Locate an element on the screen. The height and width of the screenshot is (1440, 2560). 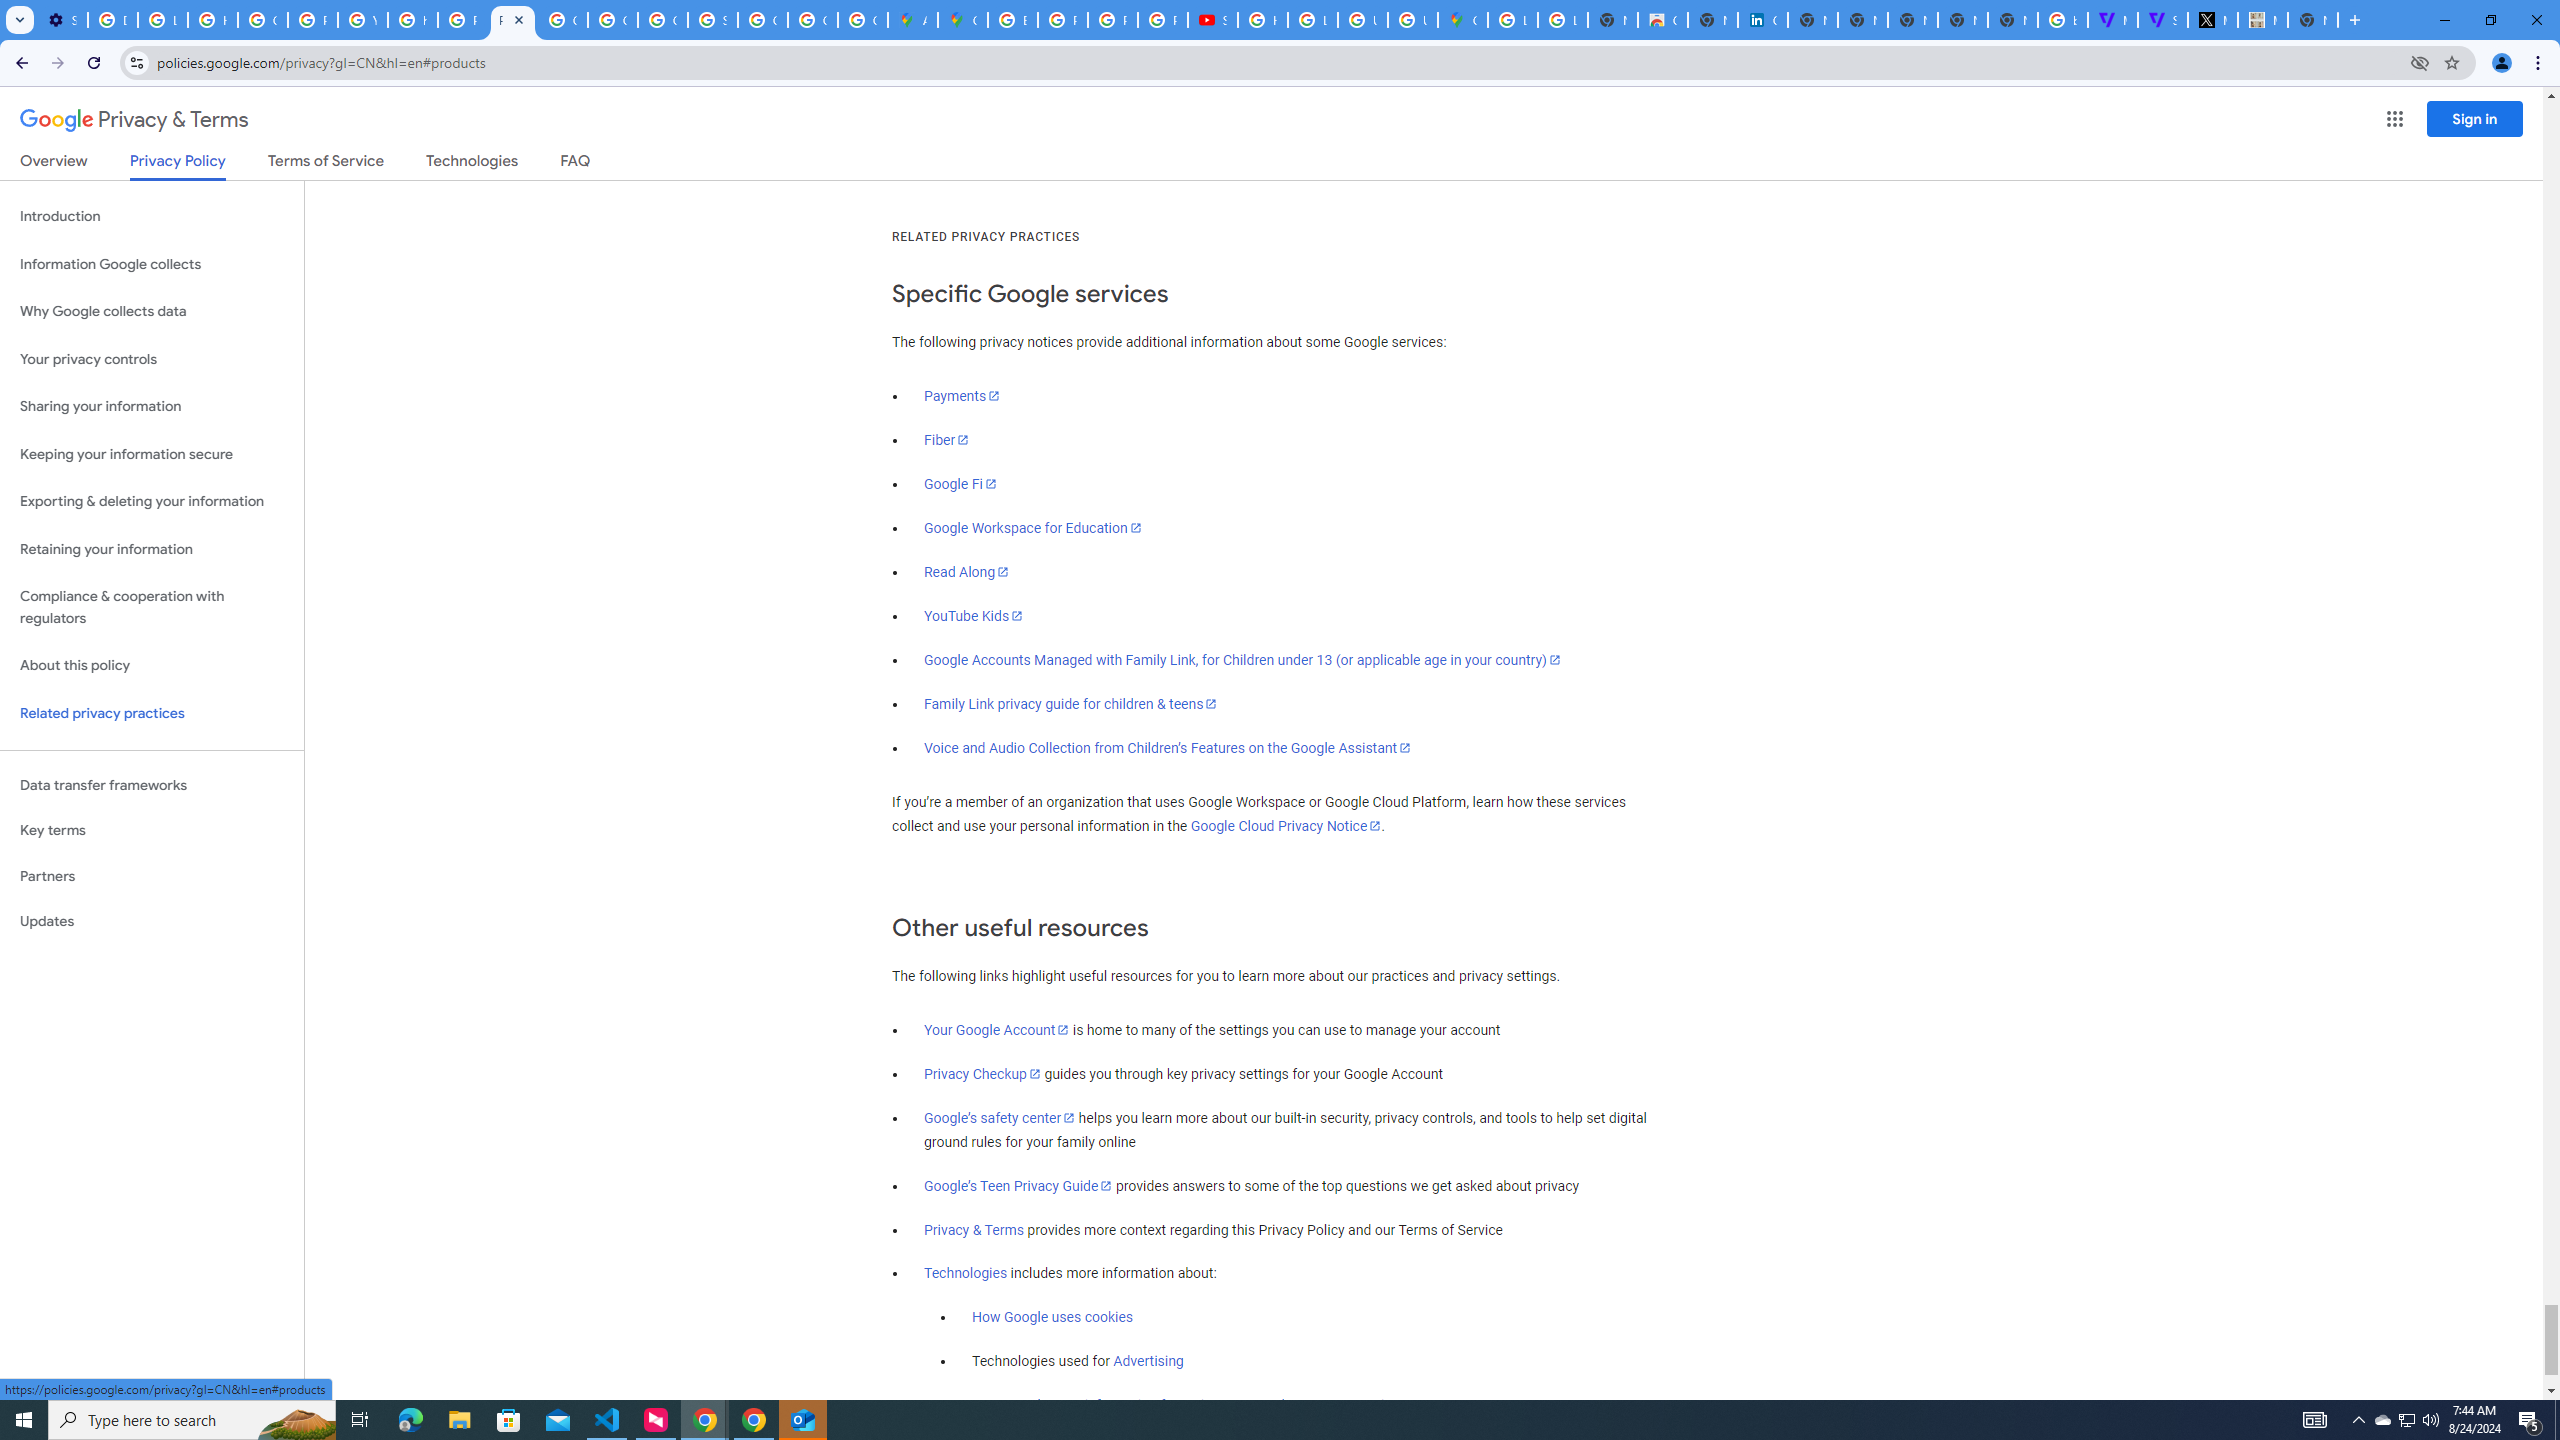
'How Google uses cookies' is located at coordinates (1052, 1317).